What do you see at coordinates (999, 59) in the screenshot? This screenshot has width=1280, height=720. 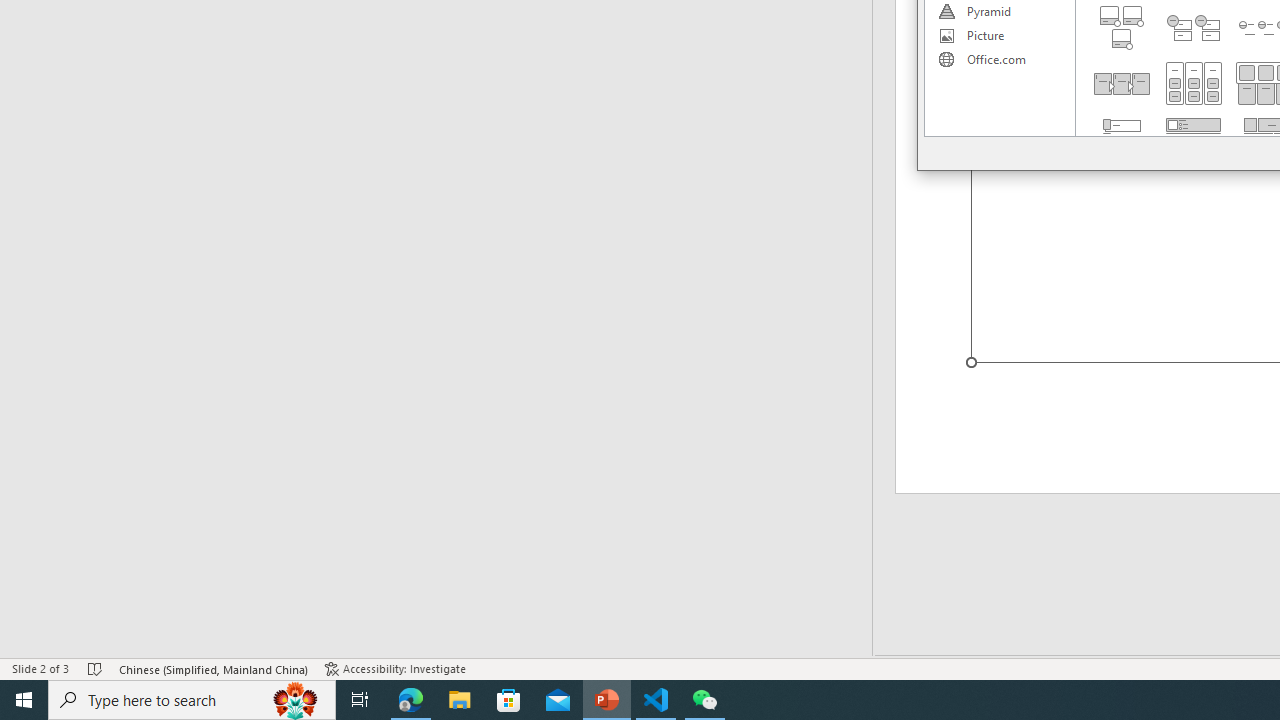 I see `'Office.com'` at bounding box center [999, 59].